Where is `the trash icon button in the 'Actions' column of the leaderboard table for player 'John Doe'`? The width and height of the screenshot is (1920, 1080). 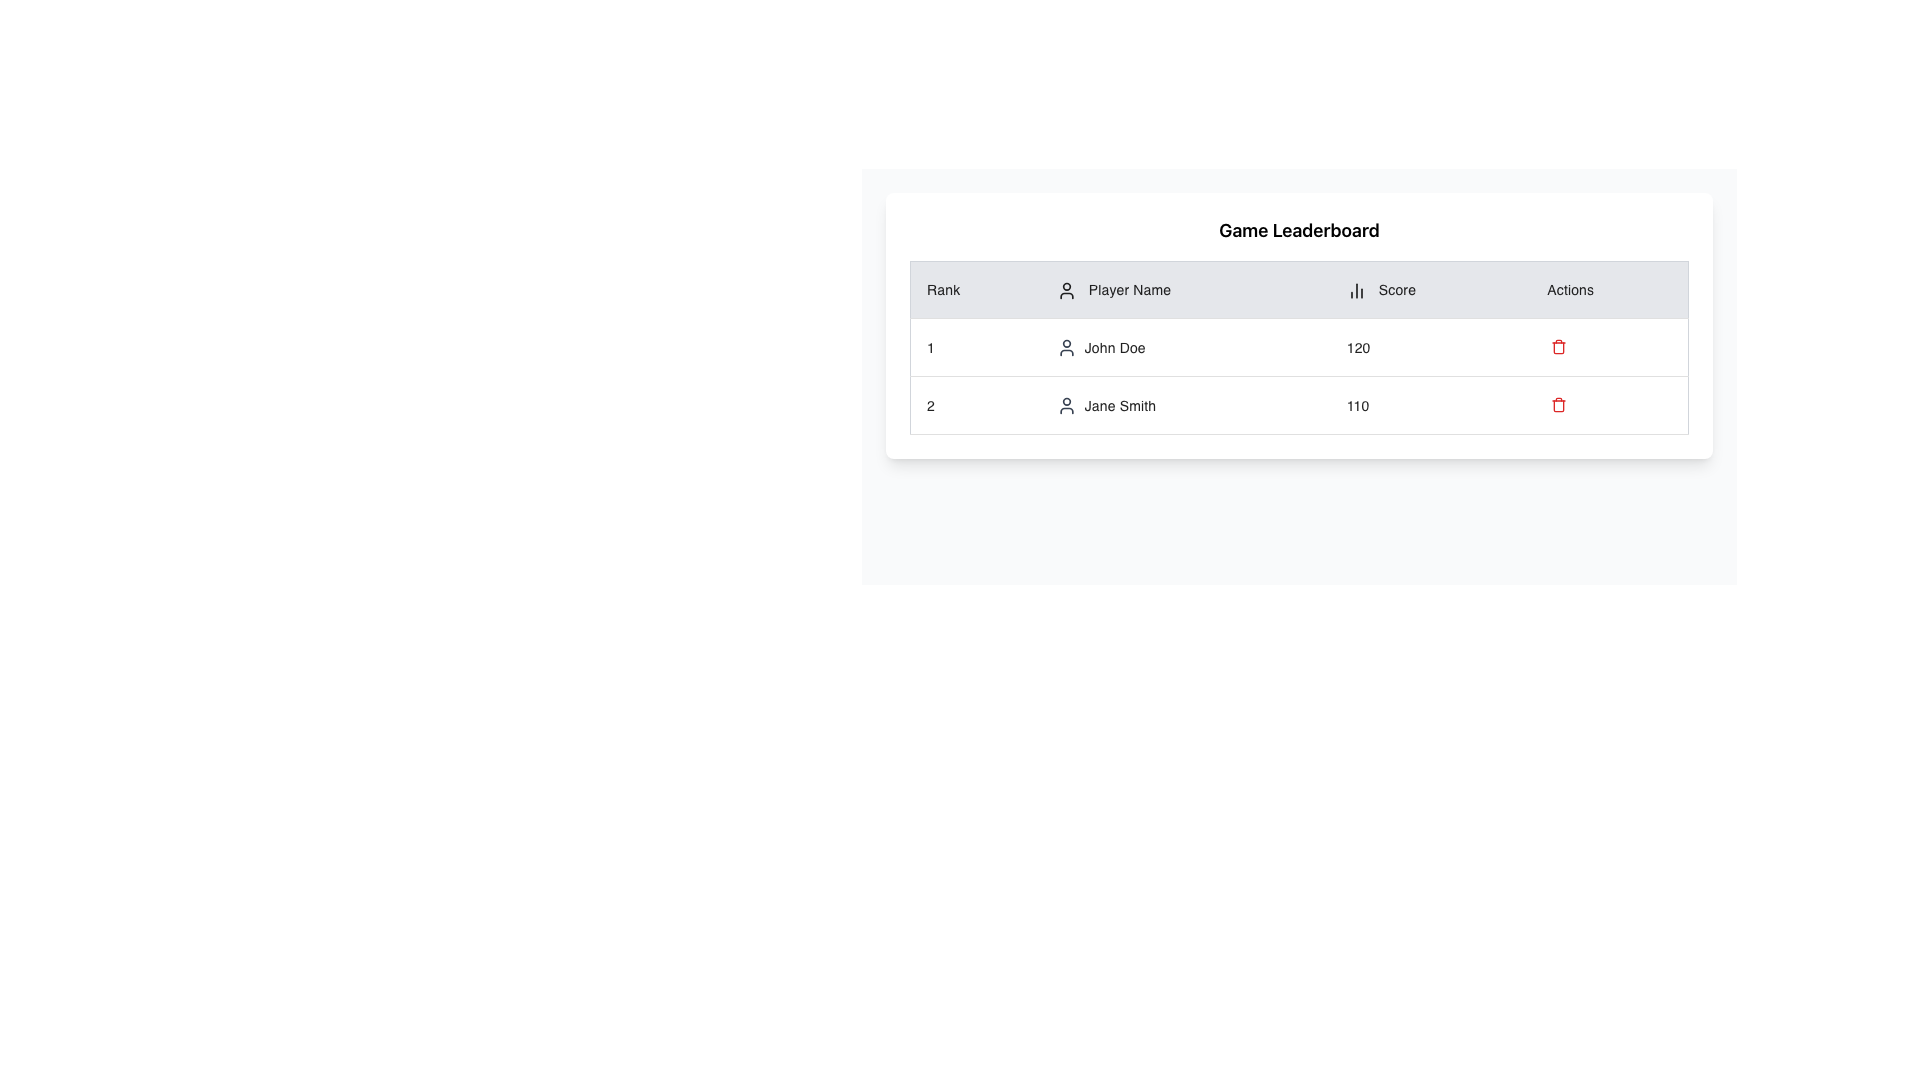
the trash icon button in the 'Actions' column of the leaderboard table for player 'John Doe' is located at coordinates (1558, 346).